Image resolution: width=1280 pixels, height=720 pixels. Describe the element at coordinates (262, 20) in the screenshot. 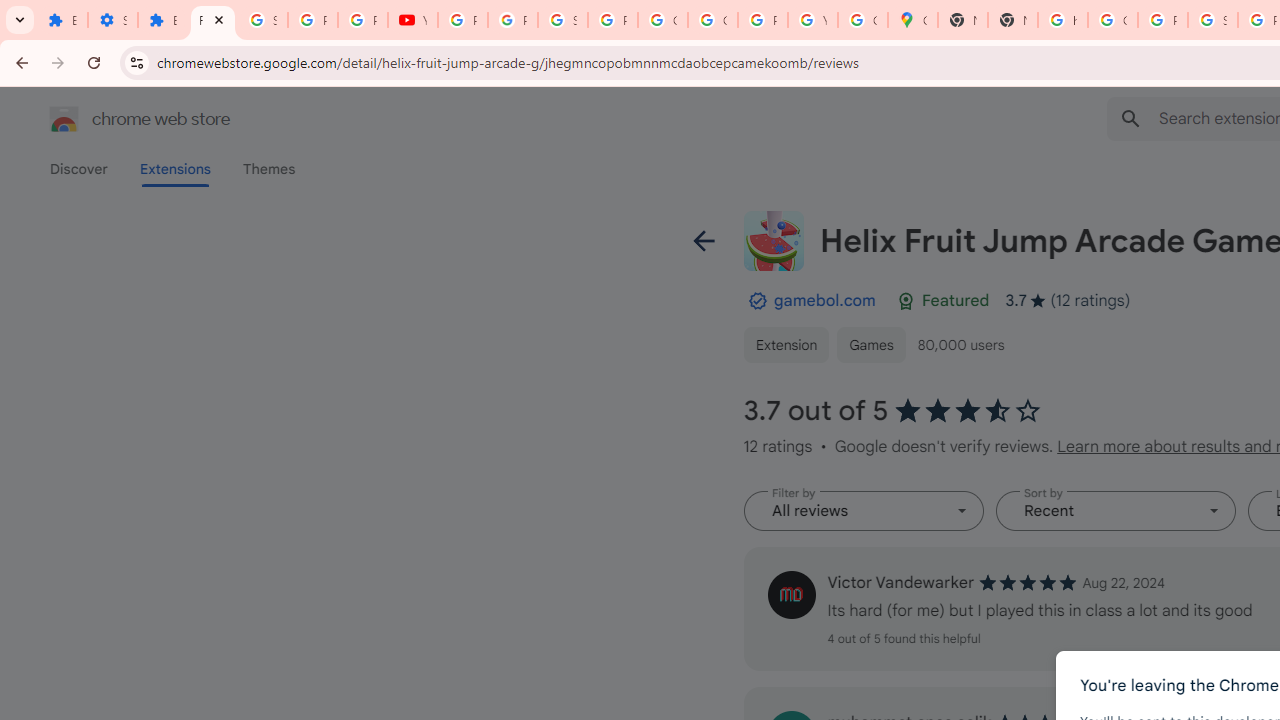

I see `'Sign in - Google Accounts'` at that location.